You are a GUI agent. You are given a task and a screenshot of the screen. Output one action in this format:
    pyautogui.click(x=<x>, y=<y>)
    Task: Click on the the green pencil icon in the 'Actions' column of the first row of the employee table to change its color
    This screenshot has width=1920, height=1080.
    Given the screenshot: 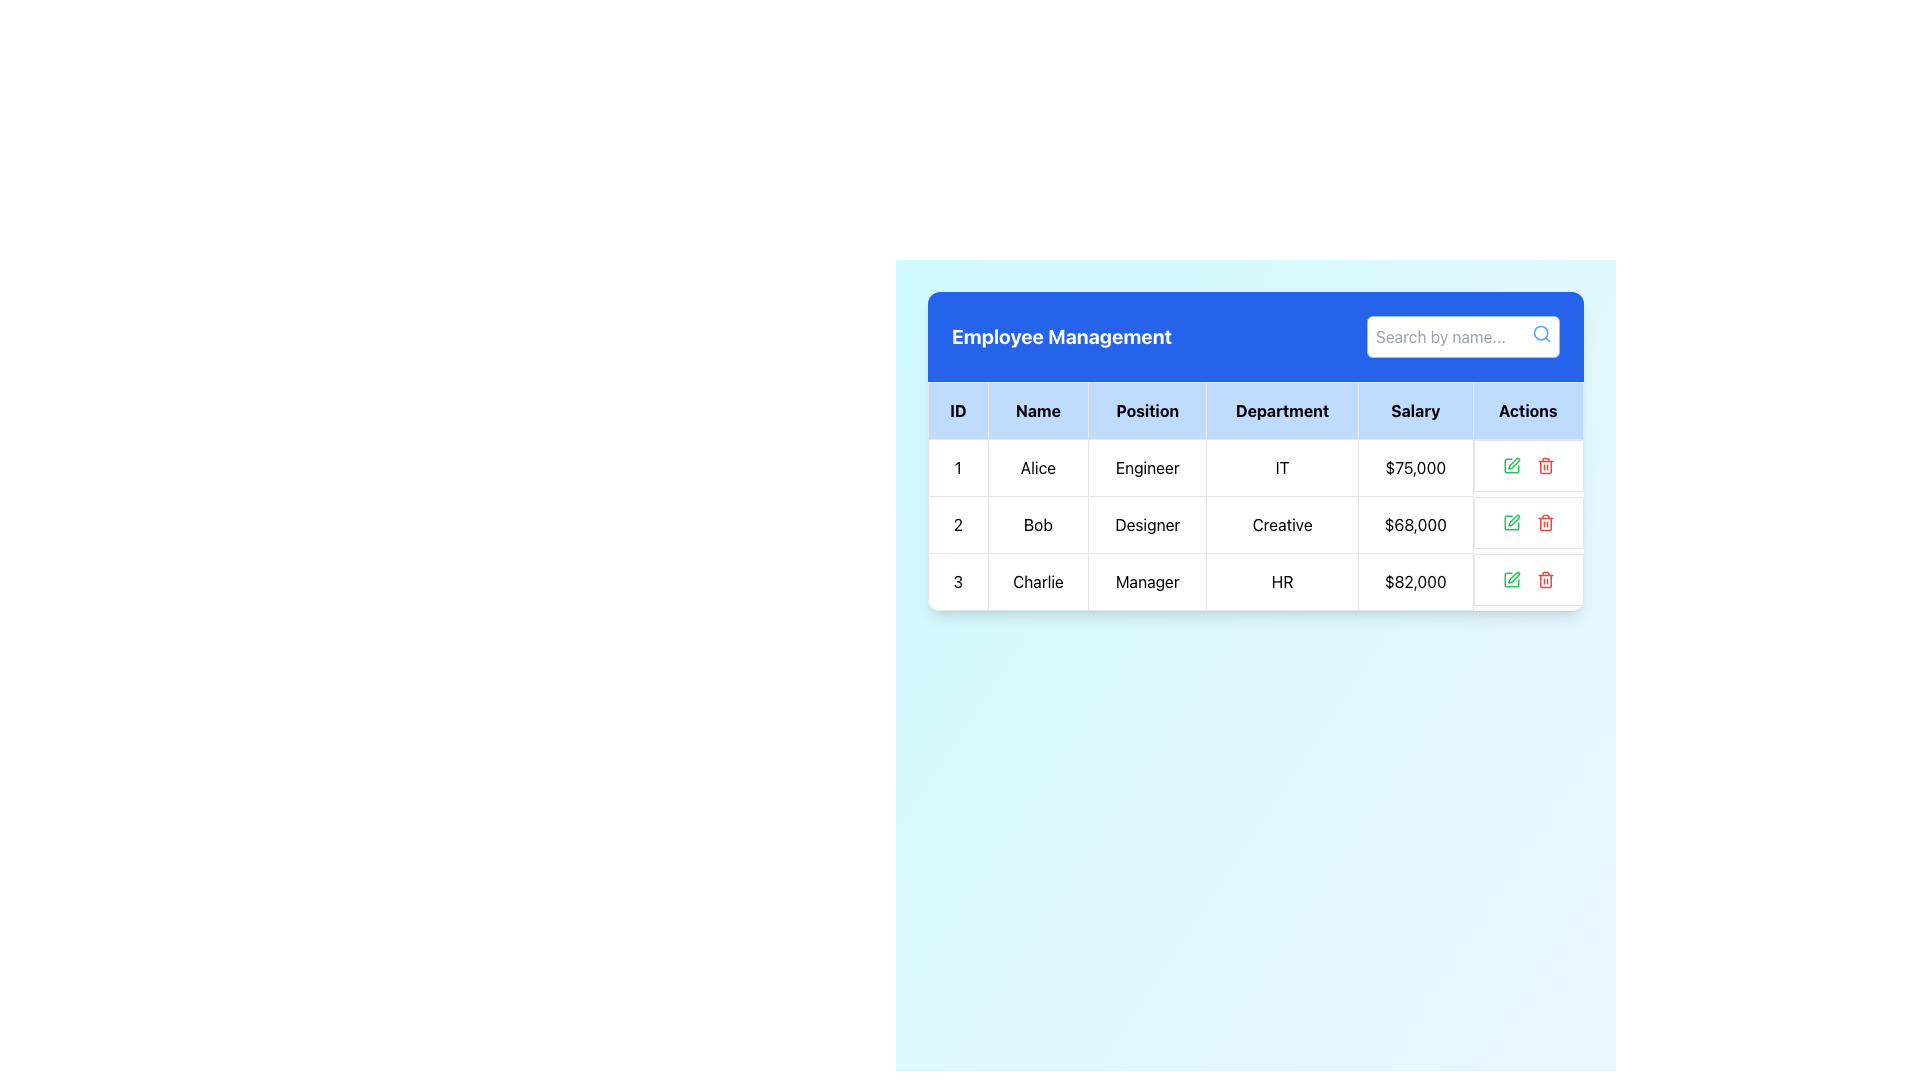 What is the action you would take?
    pyautogui.click(x=1511, y=579)
    